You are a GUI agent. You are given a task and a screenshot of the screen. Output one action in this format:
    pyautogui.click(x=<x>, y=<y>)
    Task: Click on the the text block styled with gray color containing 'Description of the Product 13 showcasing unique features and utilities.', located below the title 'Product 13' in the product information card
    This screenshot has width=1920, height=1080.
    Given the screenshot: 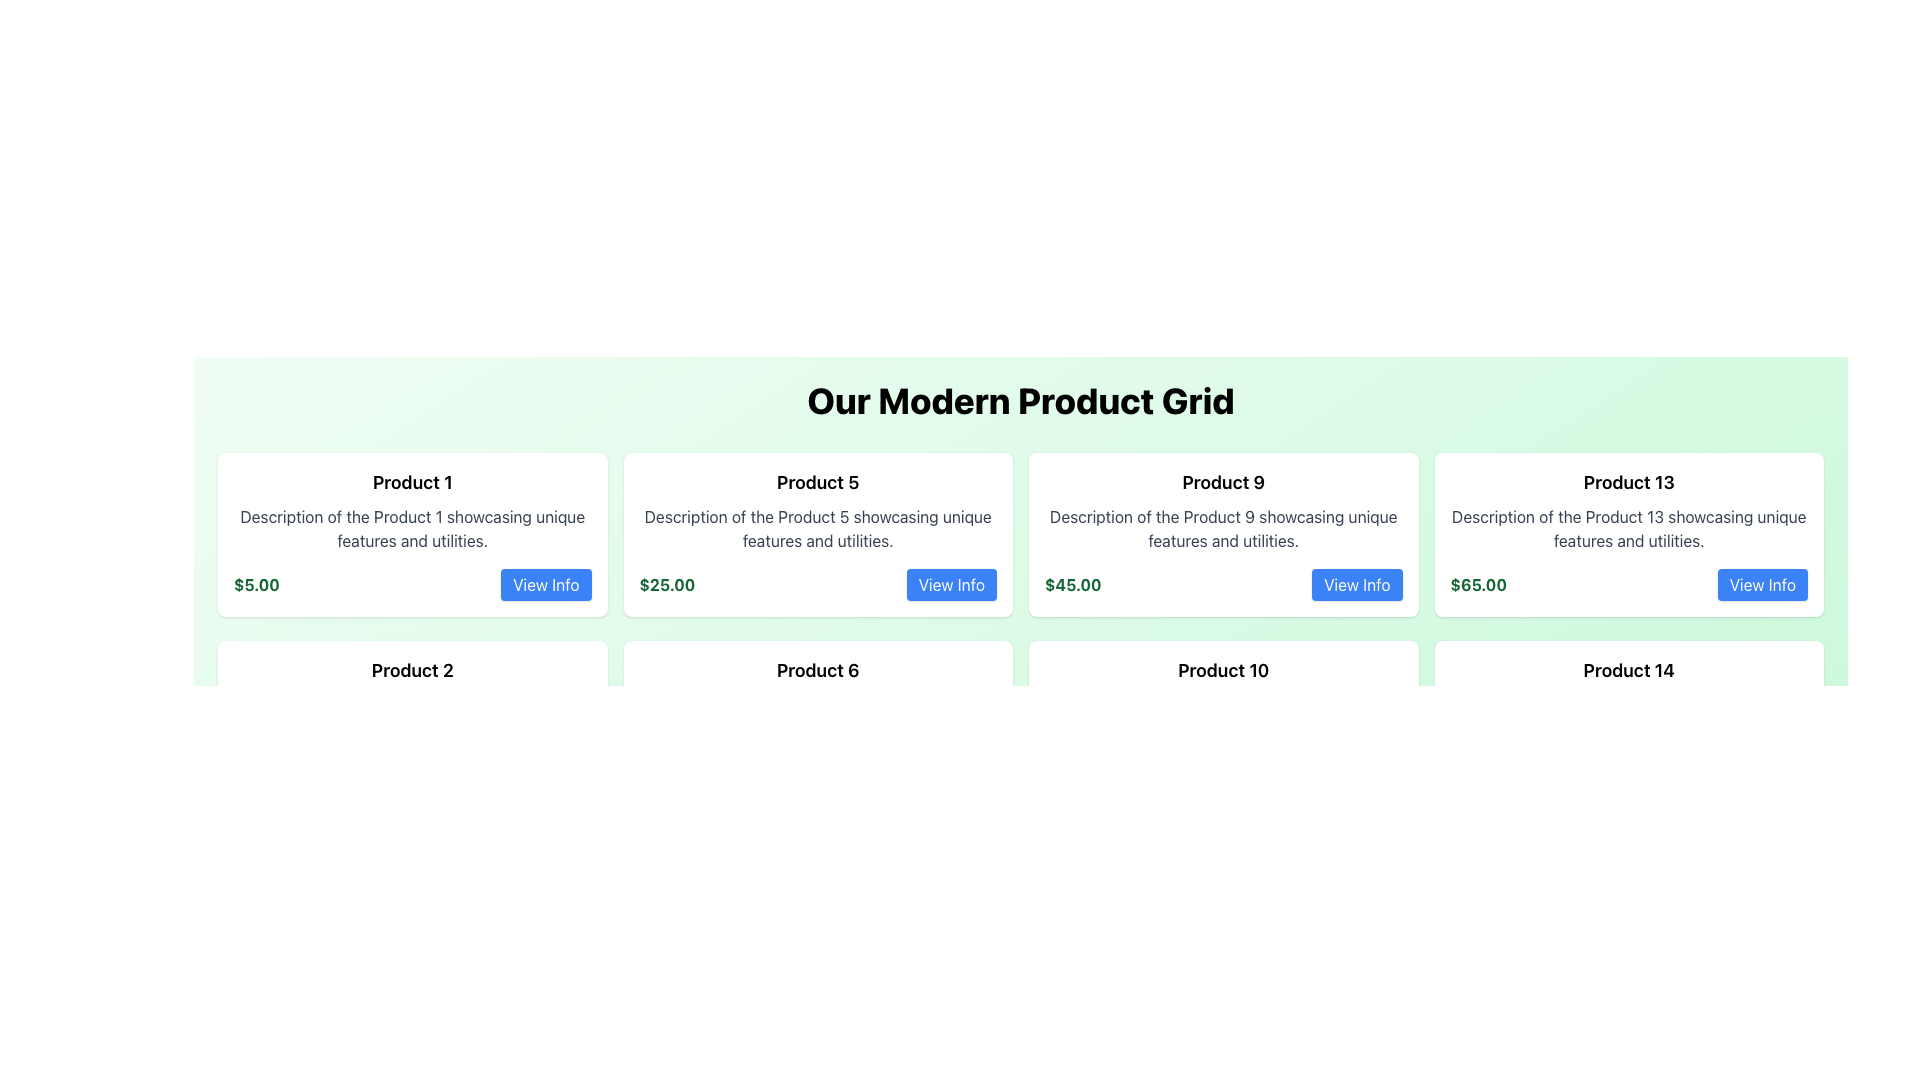 What is the action you would take?
    pyautogui.click(x=1629, y=527)
    